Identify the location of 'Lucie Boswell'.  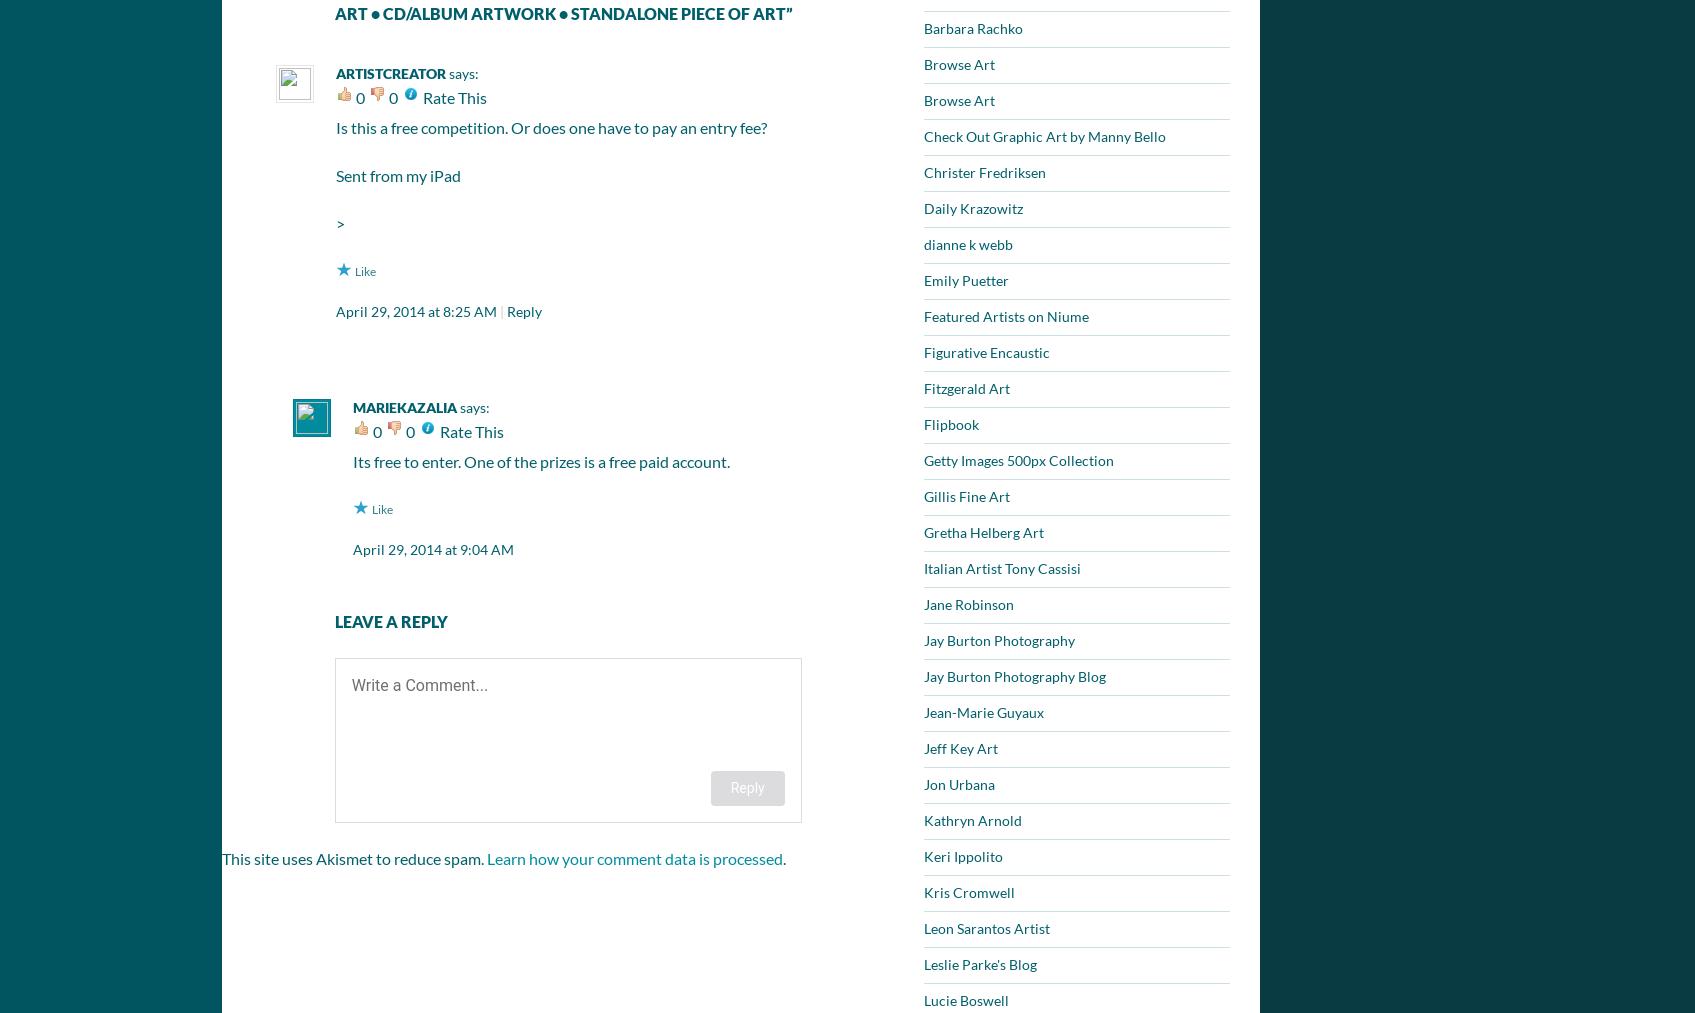
(966, 1000).